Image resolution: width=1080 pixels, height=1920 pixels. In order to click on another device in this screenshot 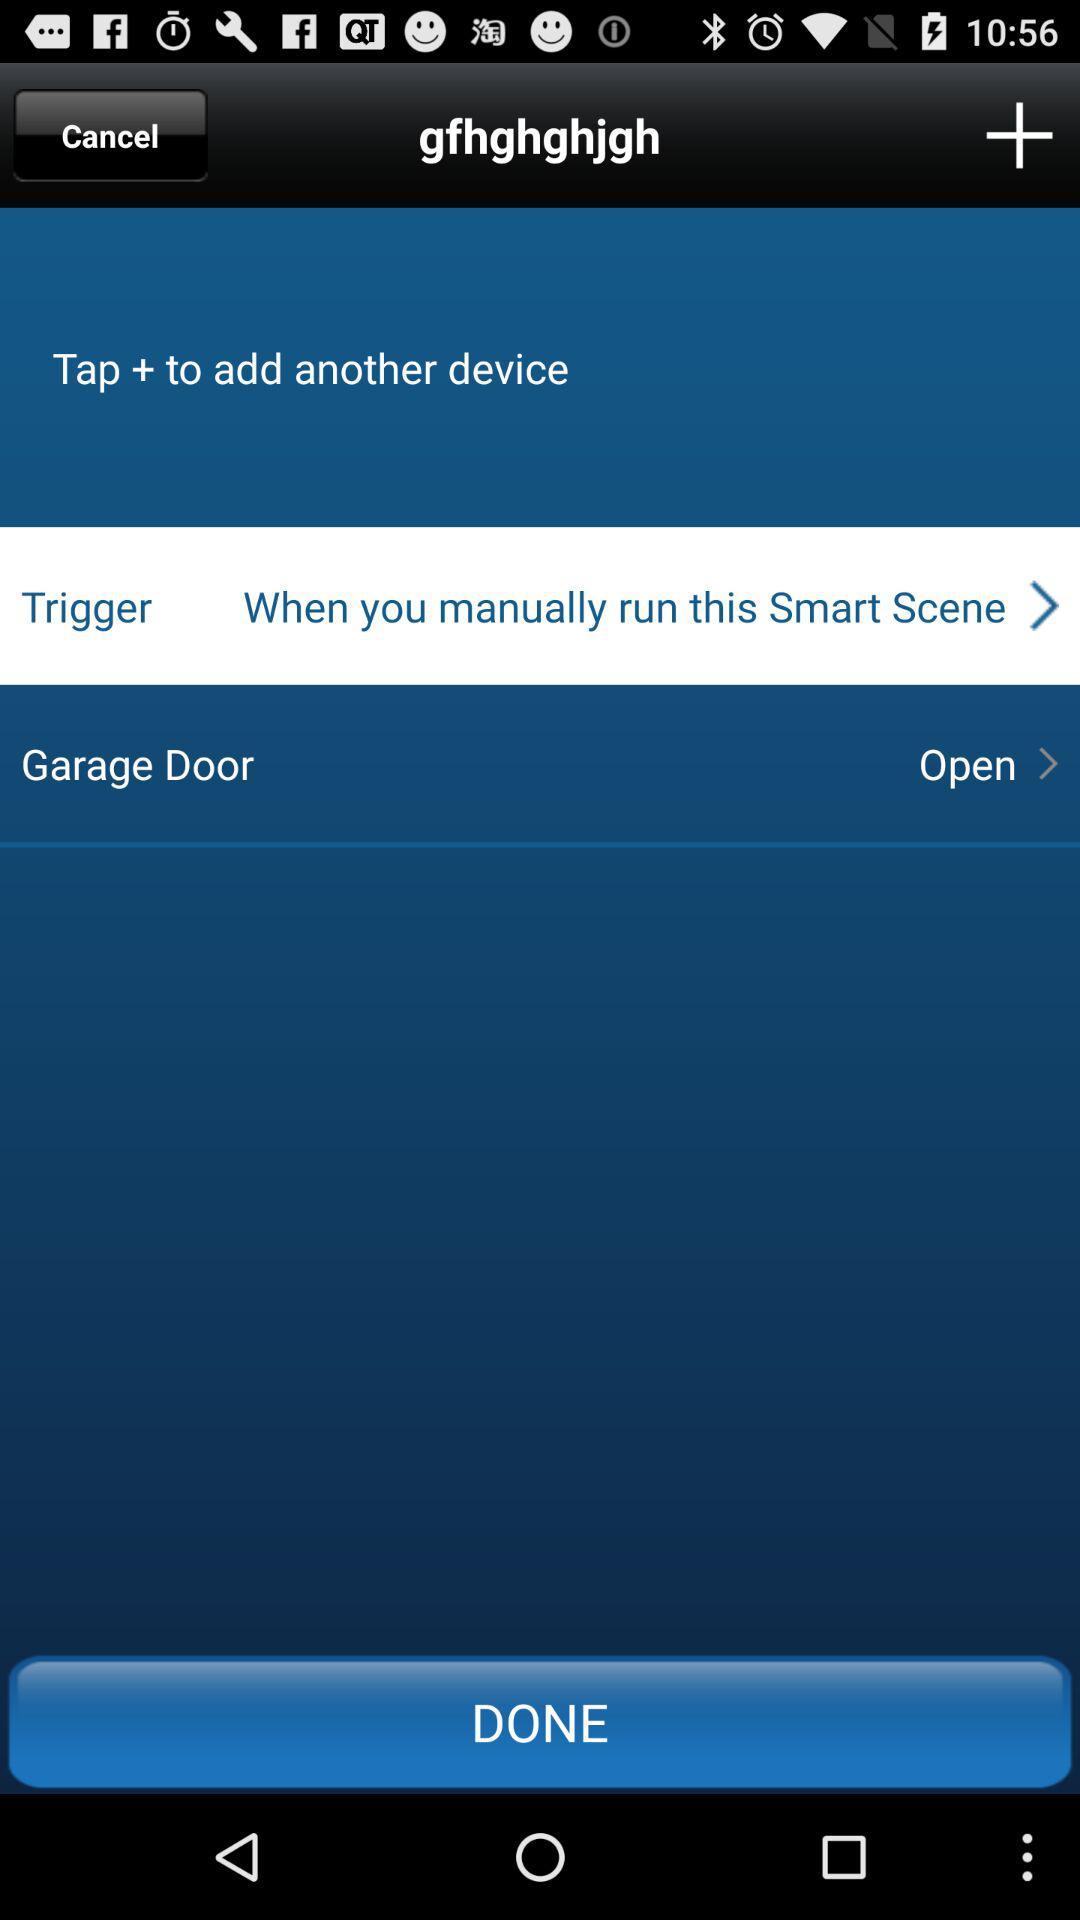, I will do `click(1019, 134)`.